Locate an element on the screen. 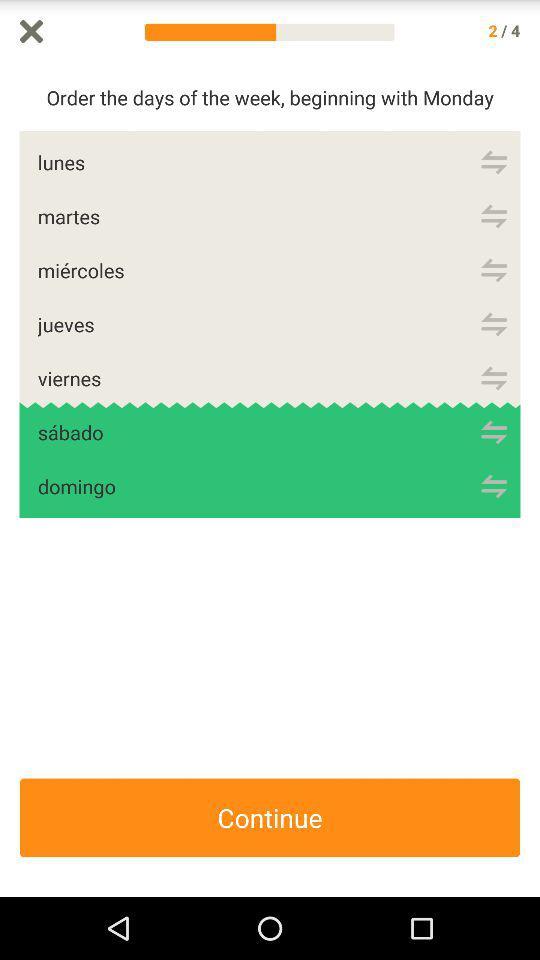  the symbol which is to the immediate right of martes is located at coordinates (492, 216).